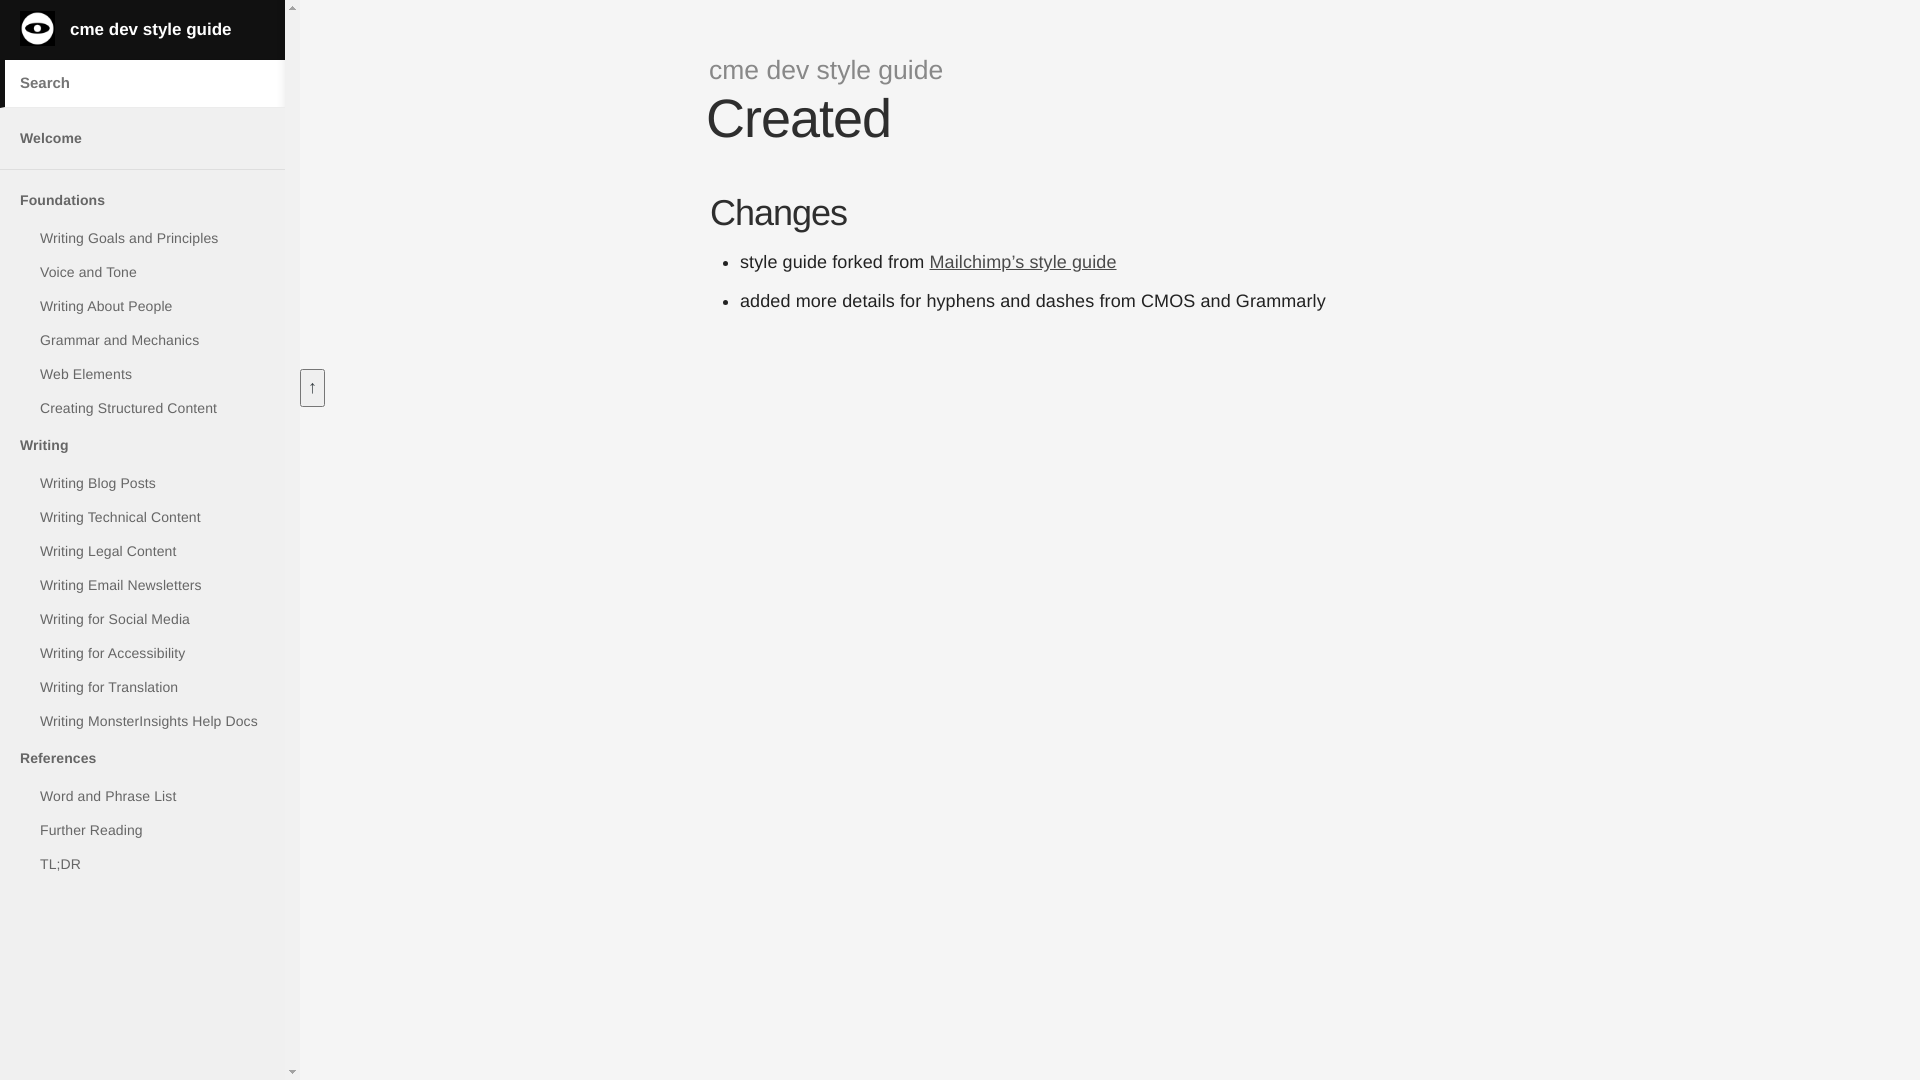  I want to click on 'Grammar and Mechanics', so click(141, 338).